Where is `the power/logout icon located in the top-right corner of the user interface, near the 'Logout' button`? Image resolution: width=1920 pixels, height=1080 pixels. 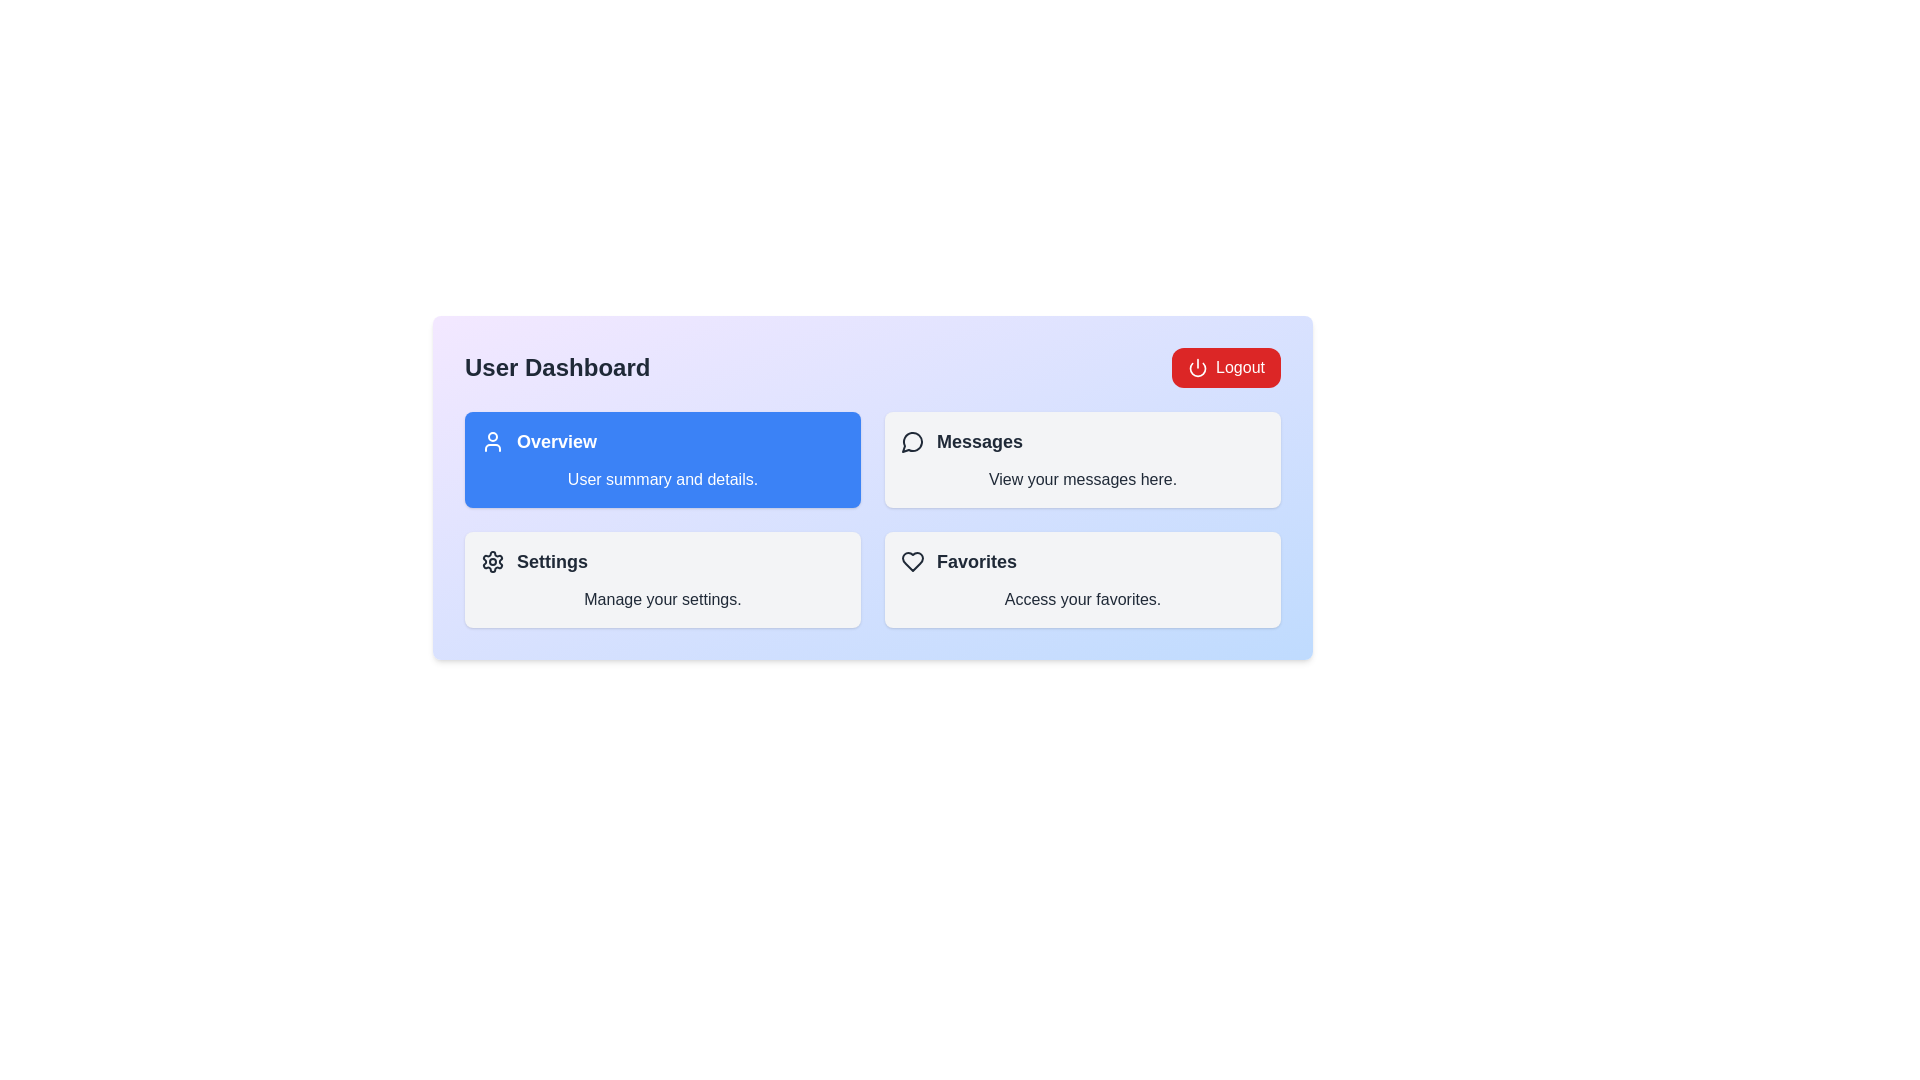 the power/logout icon located in the top-right corner of the user interface, near the 'Logout' button is located at coordinates (1198, 369).